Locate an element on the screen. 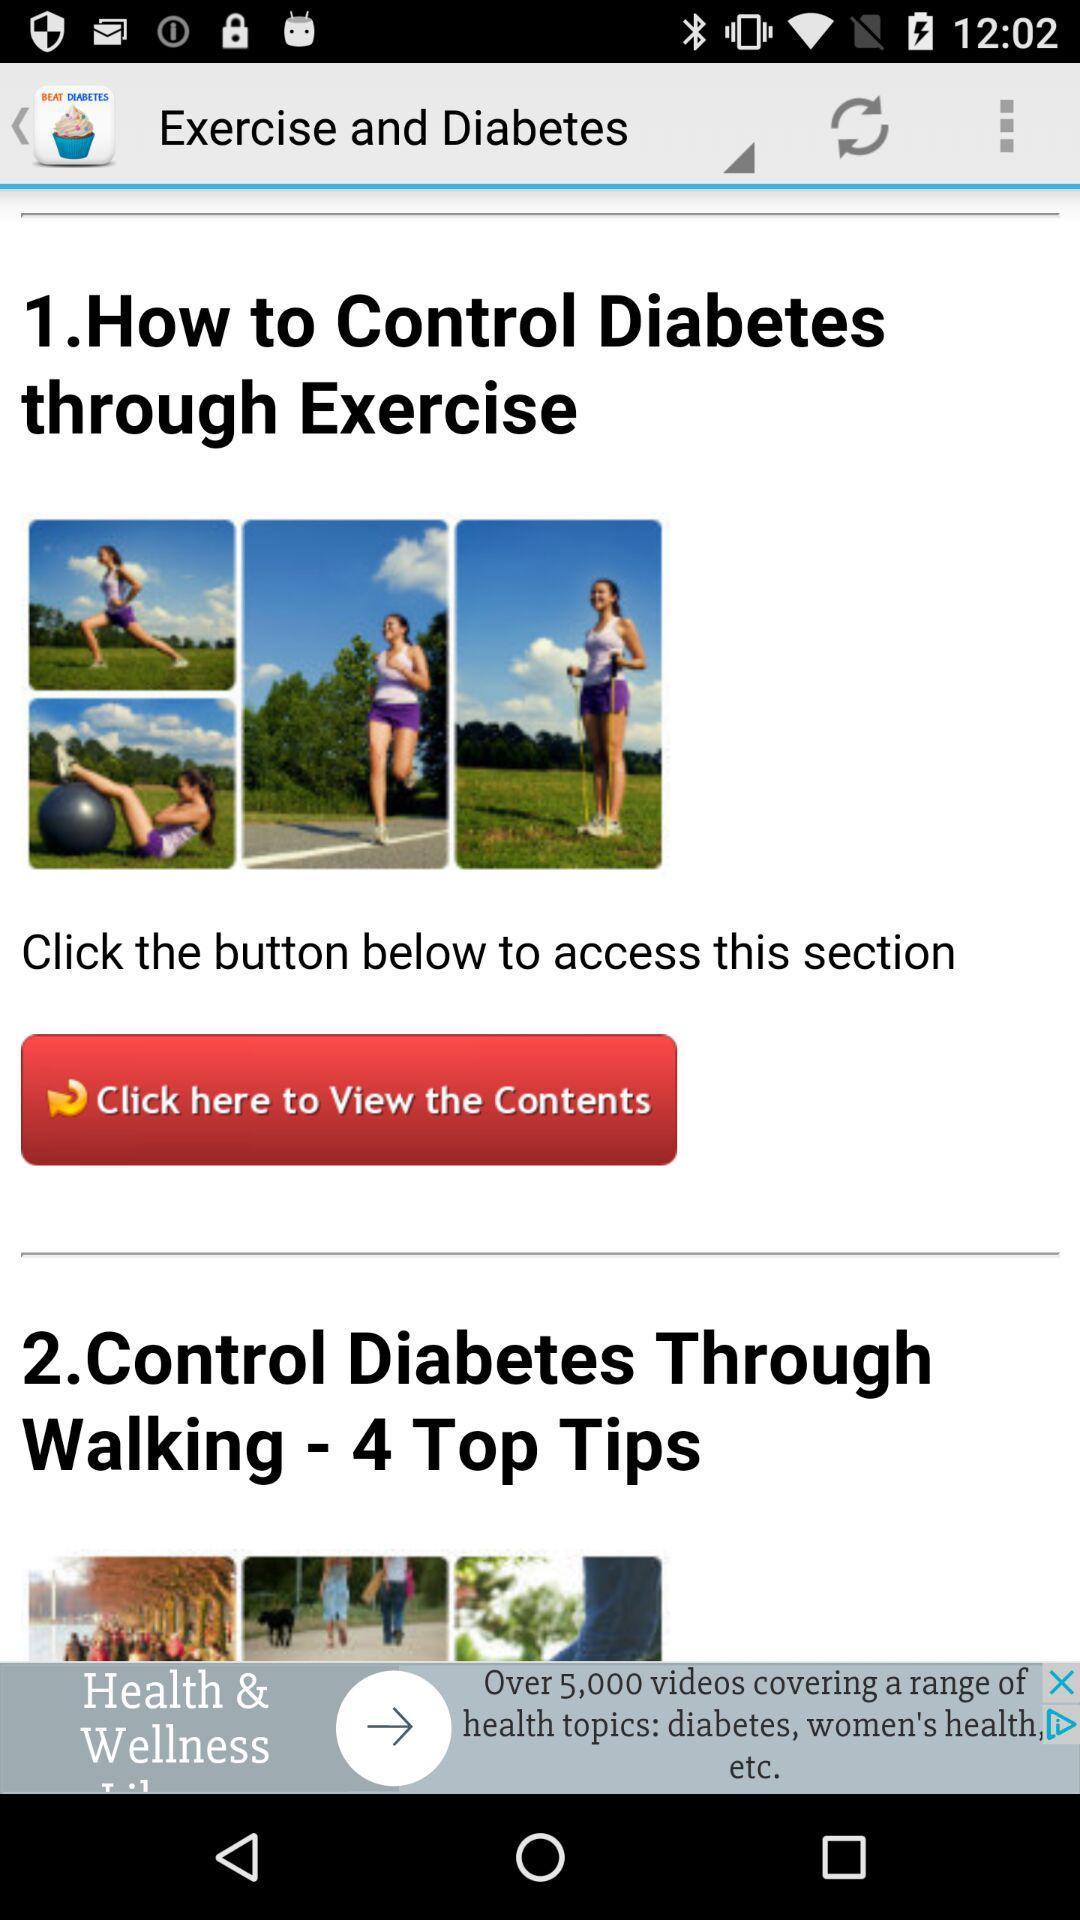 The height and width of the screenshot is (1920, 1080). advertisement for health and wellness is located at coordinates (540, 1727).